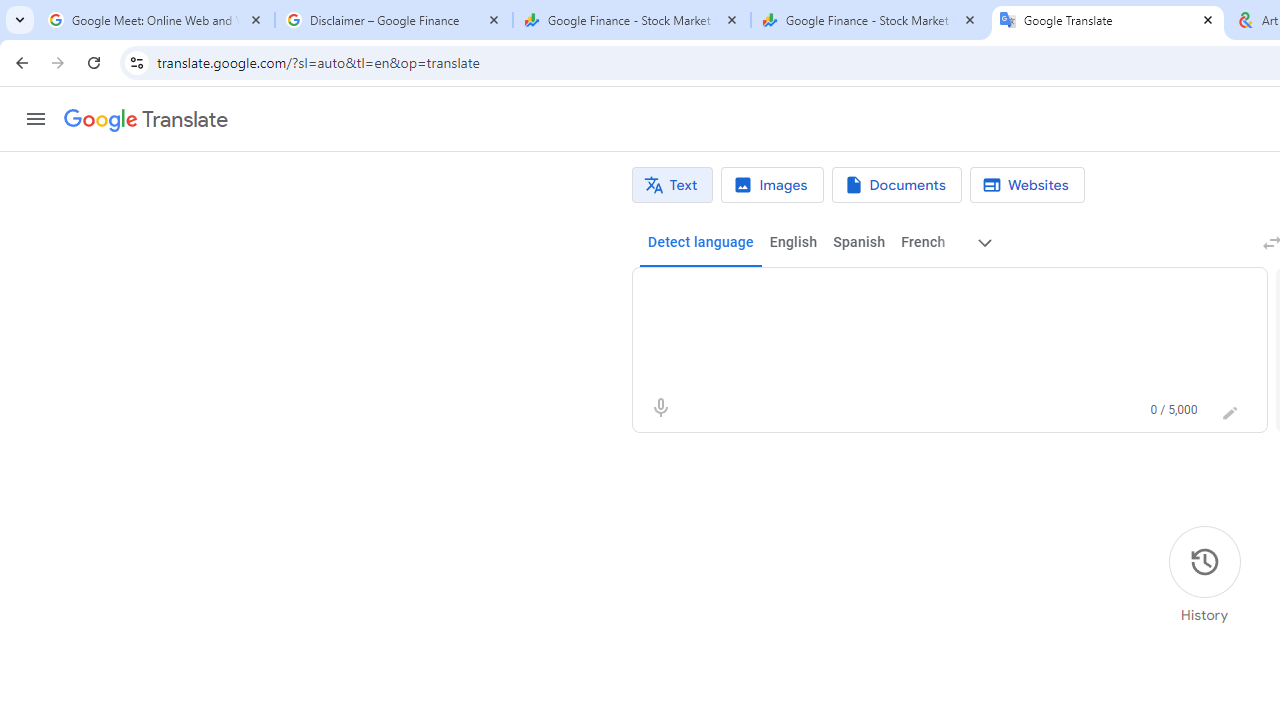  Describe the element at coordinates (1173, 409) in the screenshot. I see `'0 of 5,000 characters used'` at that location.